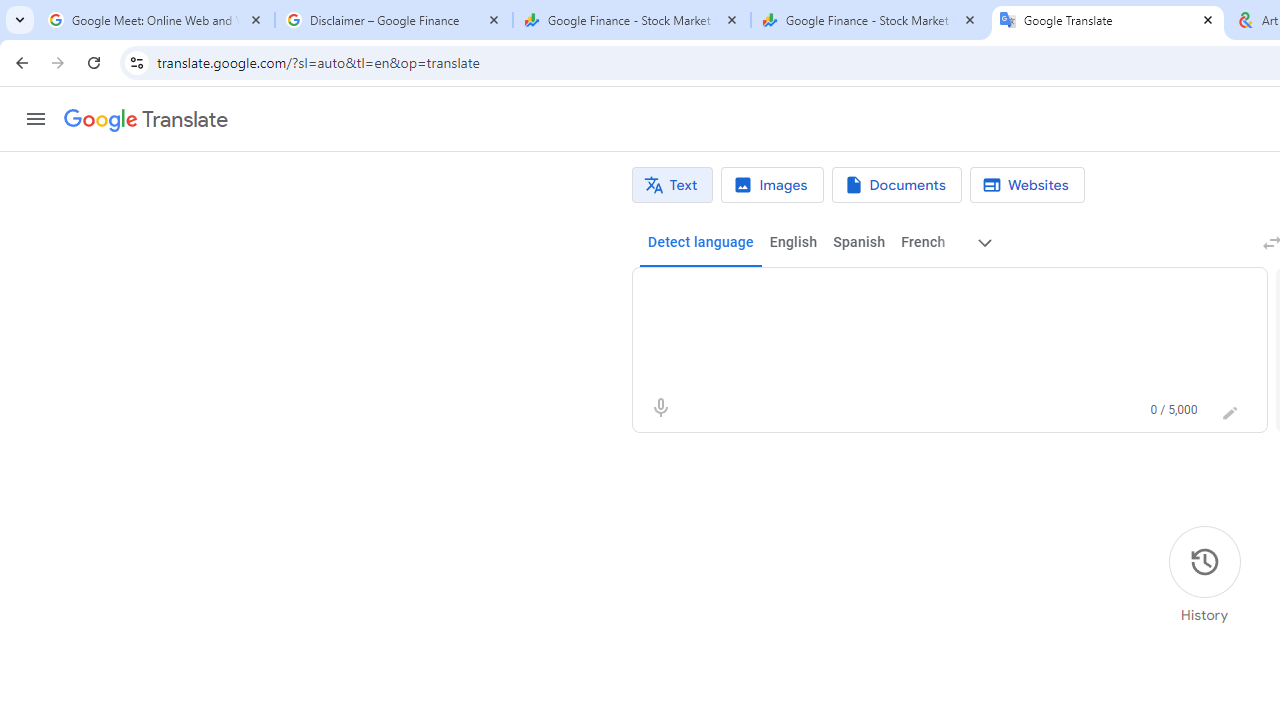  Describe the element at coordinates (1173, 409) in the screenshot. I see `'0 of 5,000 characters used'` at that location.